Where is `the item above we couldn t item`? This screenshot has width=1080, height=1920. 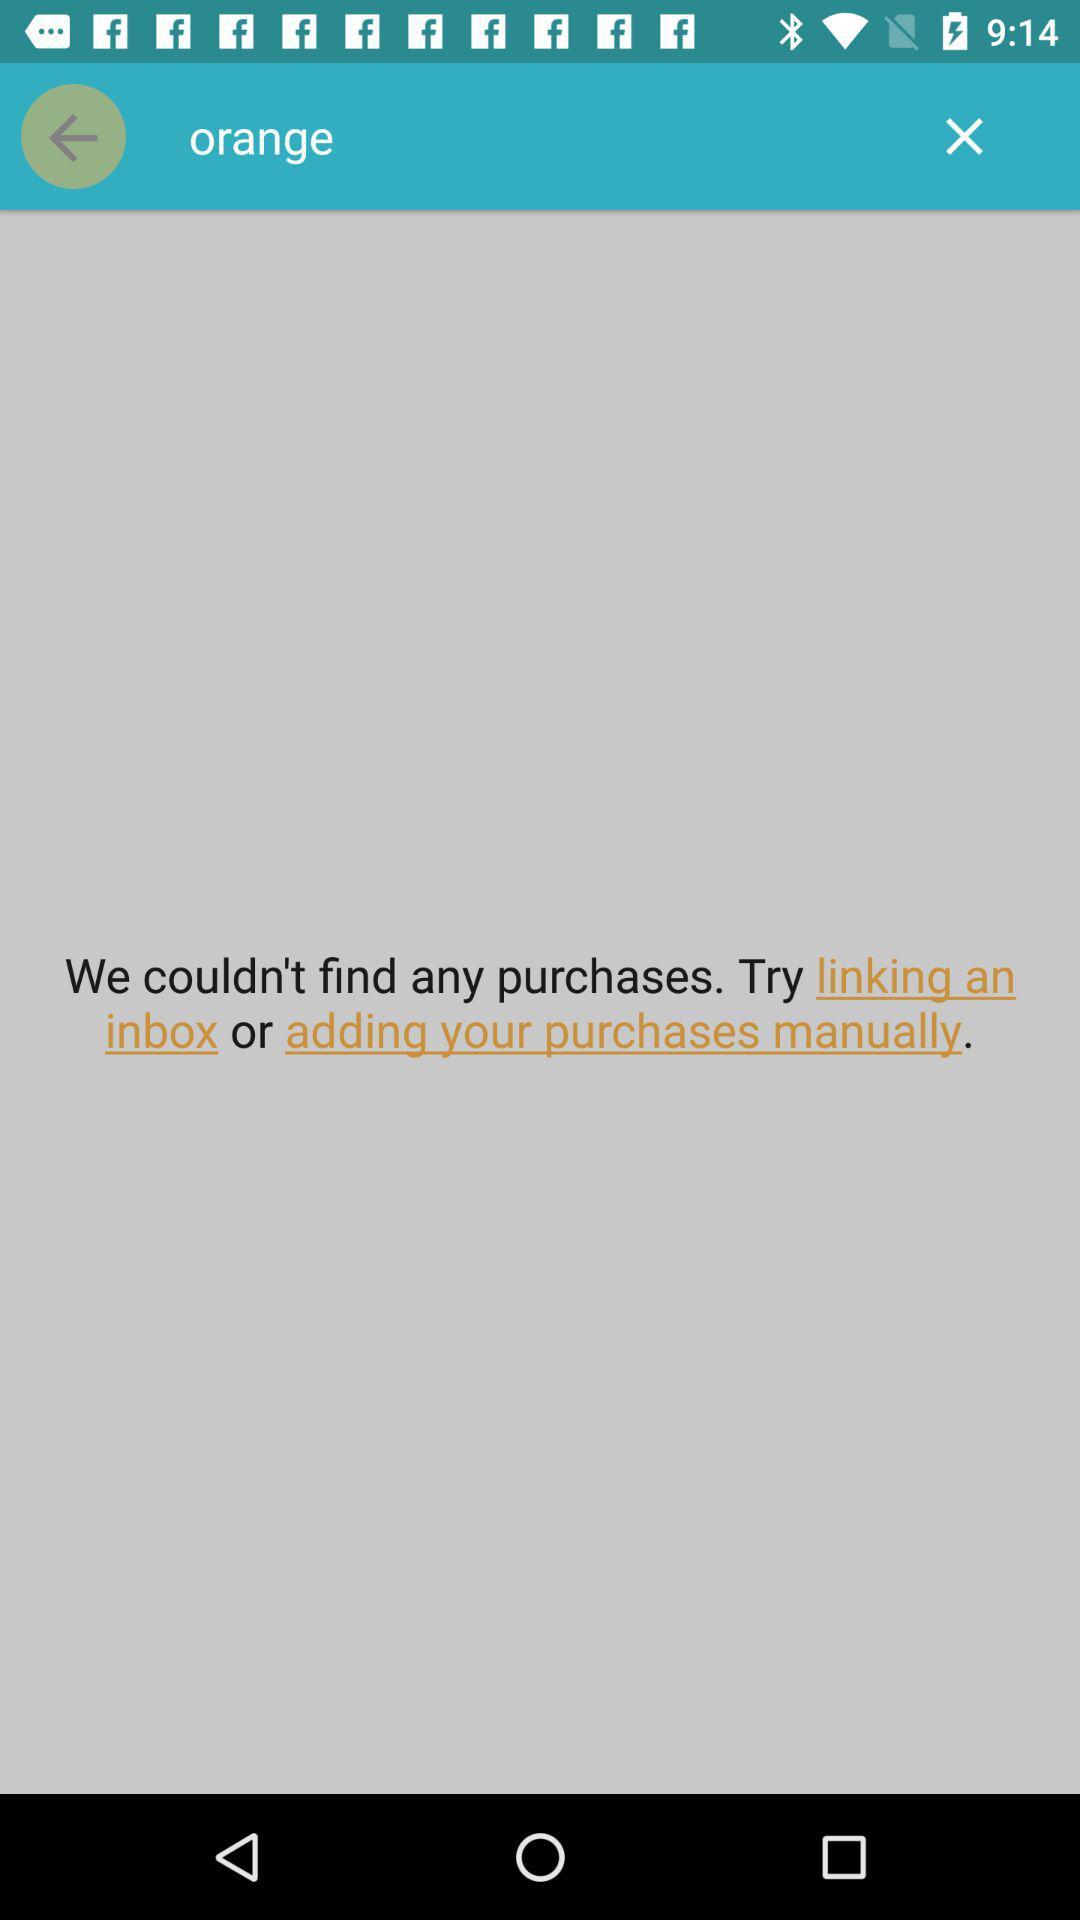 the item above we couldn t item is located at coordinates (540, 135).